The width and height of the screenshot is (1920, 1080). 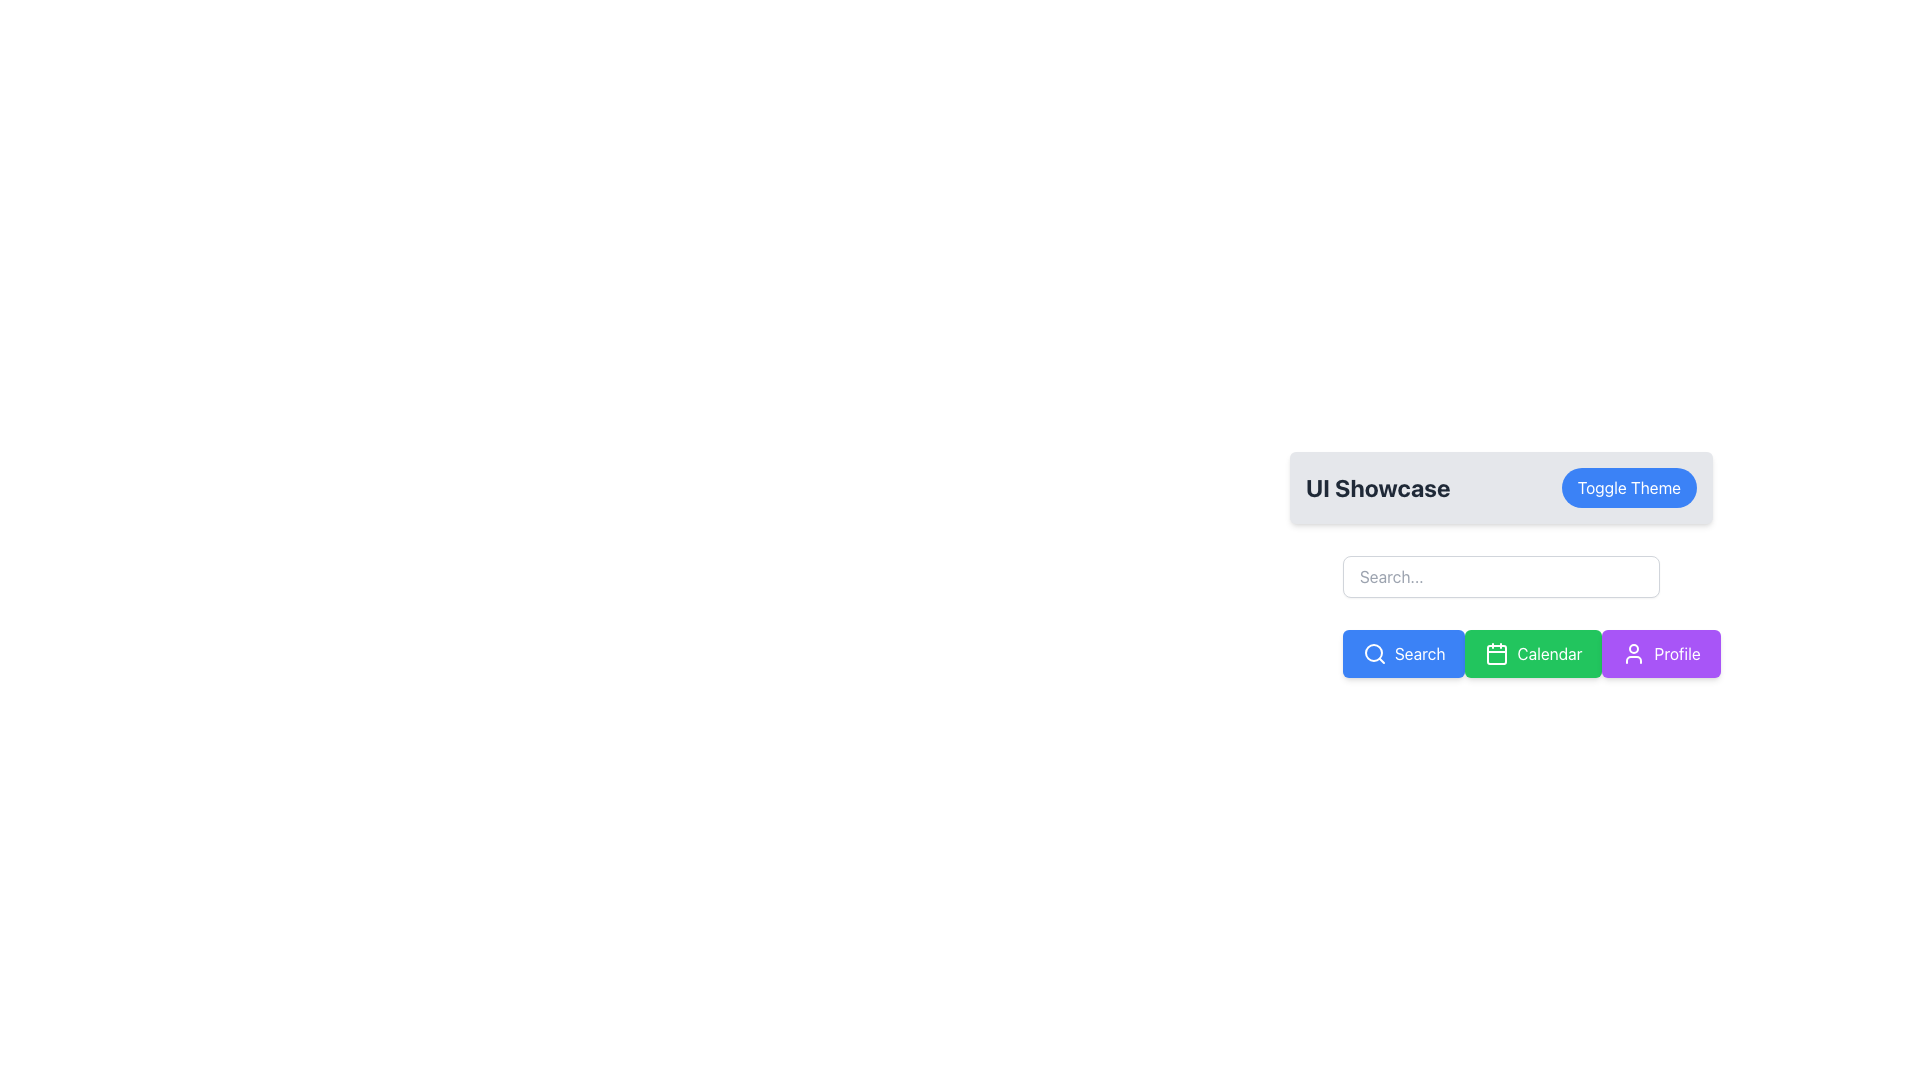 What do you see at coordinates (1549, 654) in the screenshot?
I see `the 'Calendar' label, which is styled with white font color on a green background and is the middle button in a group of three buttons below the 'Search' bar` at bounding box center [1549, 654].